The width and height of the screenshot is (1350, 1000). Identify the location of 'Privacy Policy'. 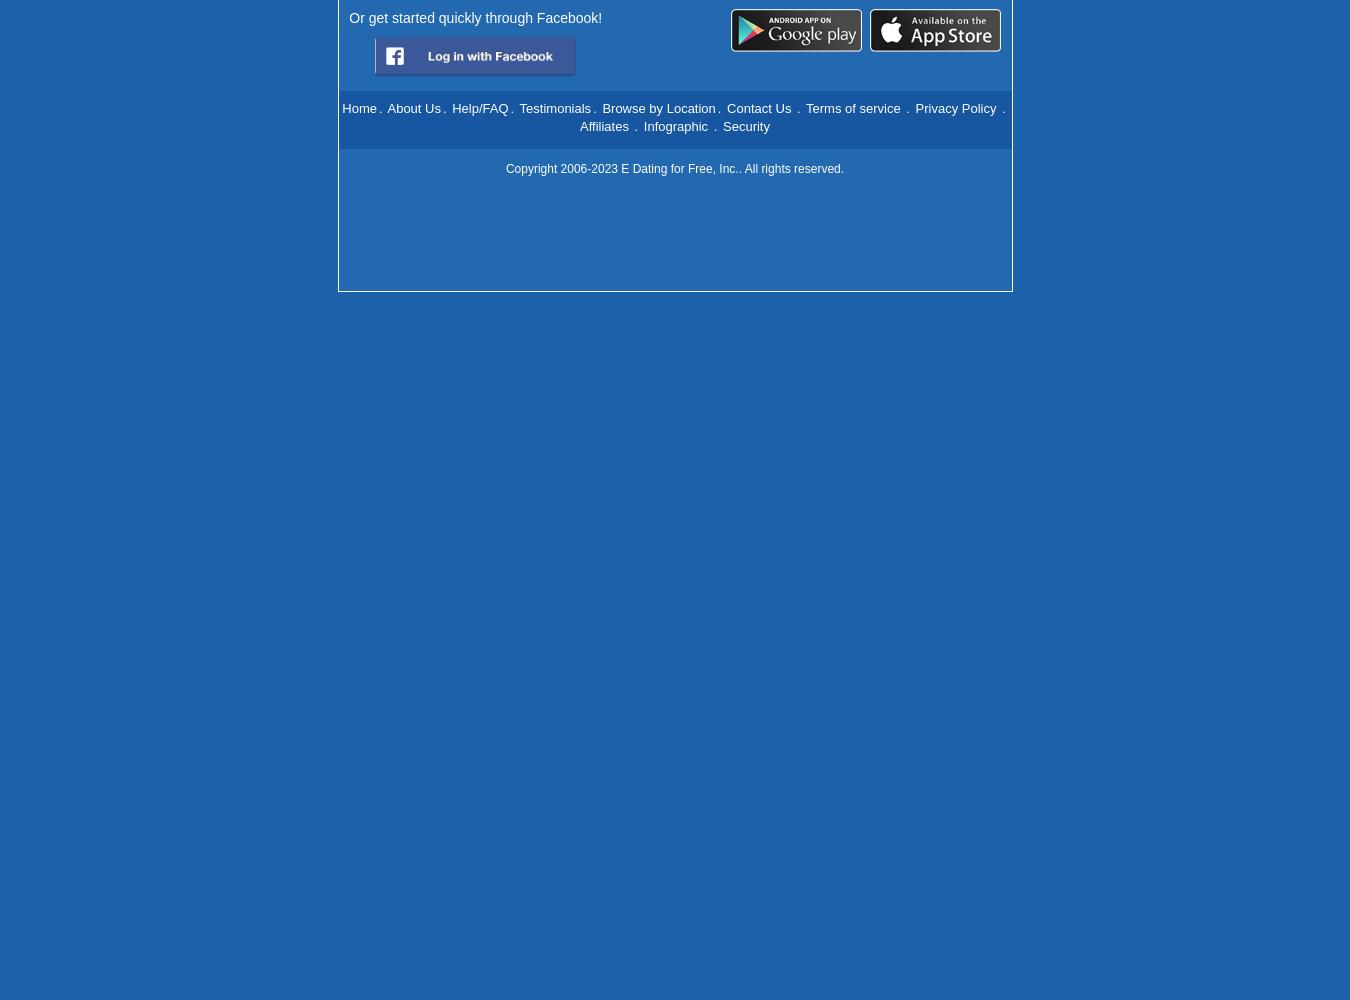
(954, 106).